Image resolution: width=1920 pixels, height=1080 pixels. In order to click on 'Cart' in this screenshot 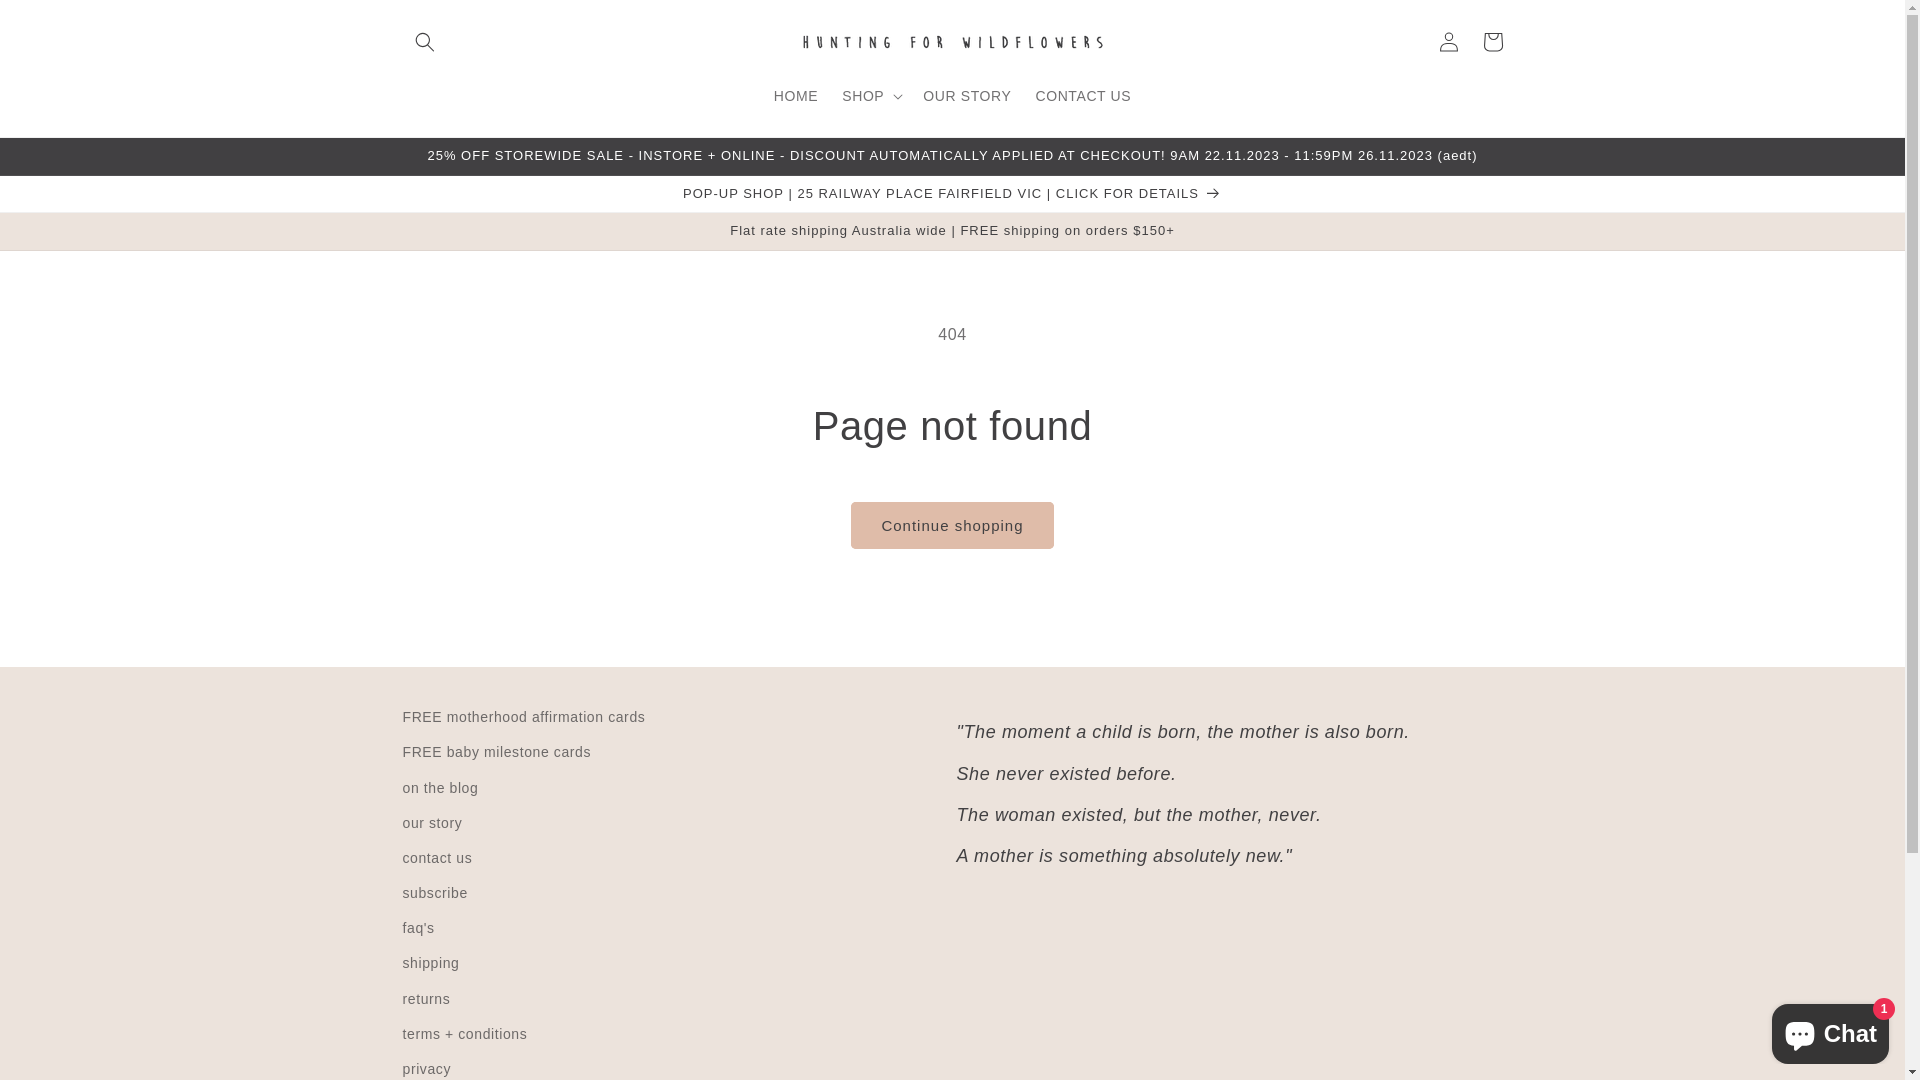, I will do `click(1492, 42)`.